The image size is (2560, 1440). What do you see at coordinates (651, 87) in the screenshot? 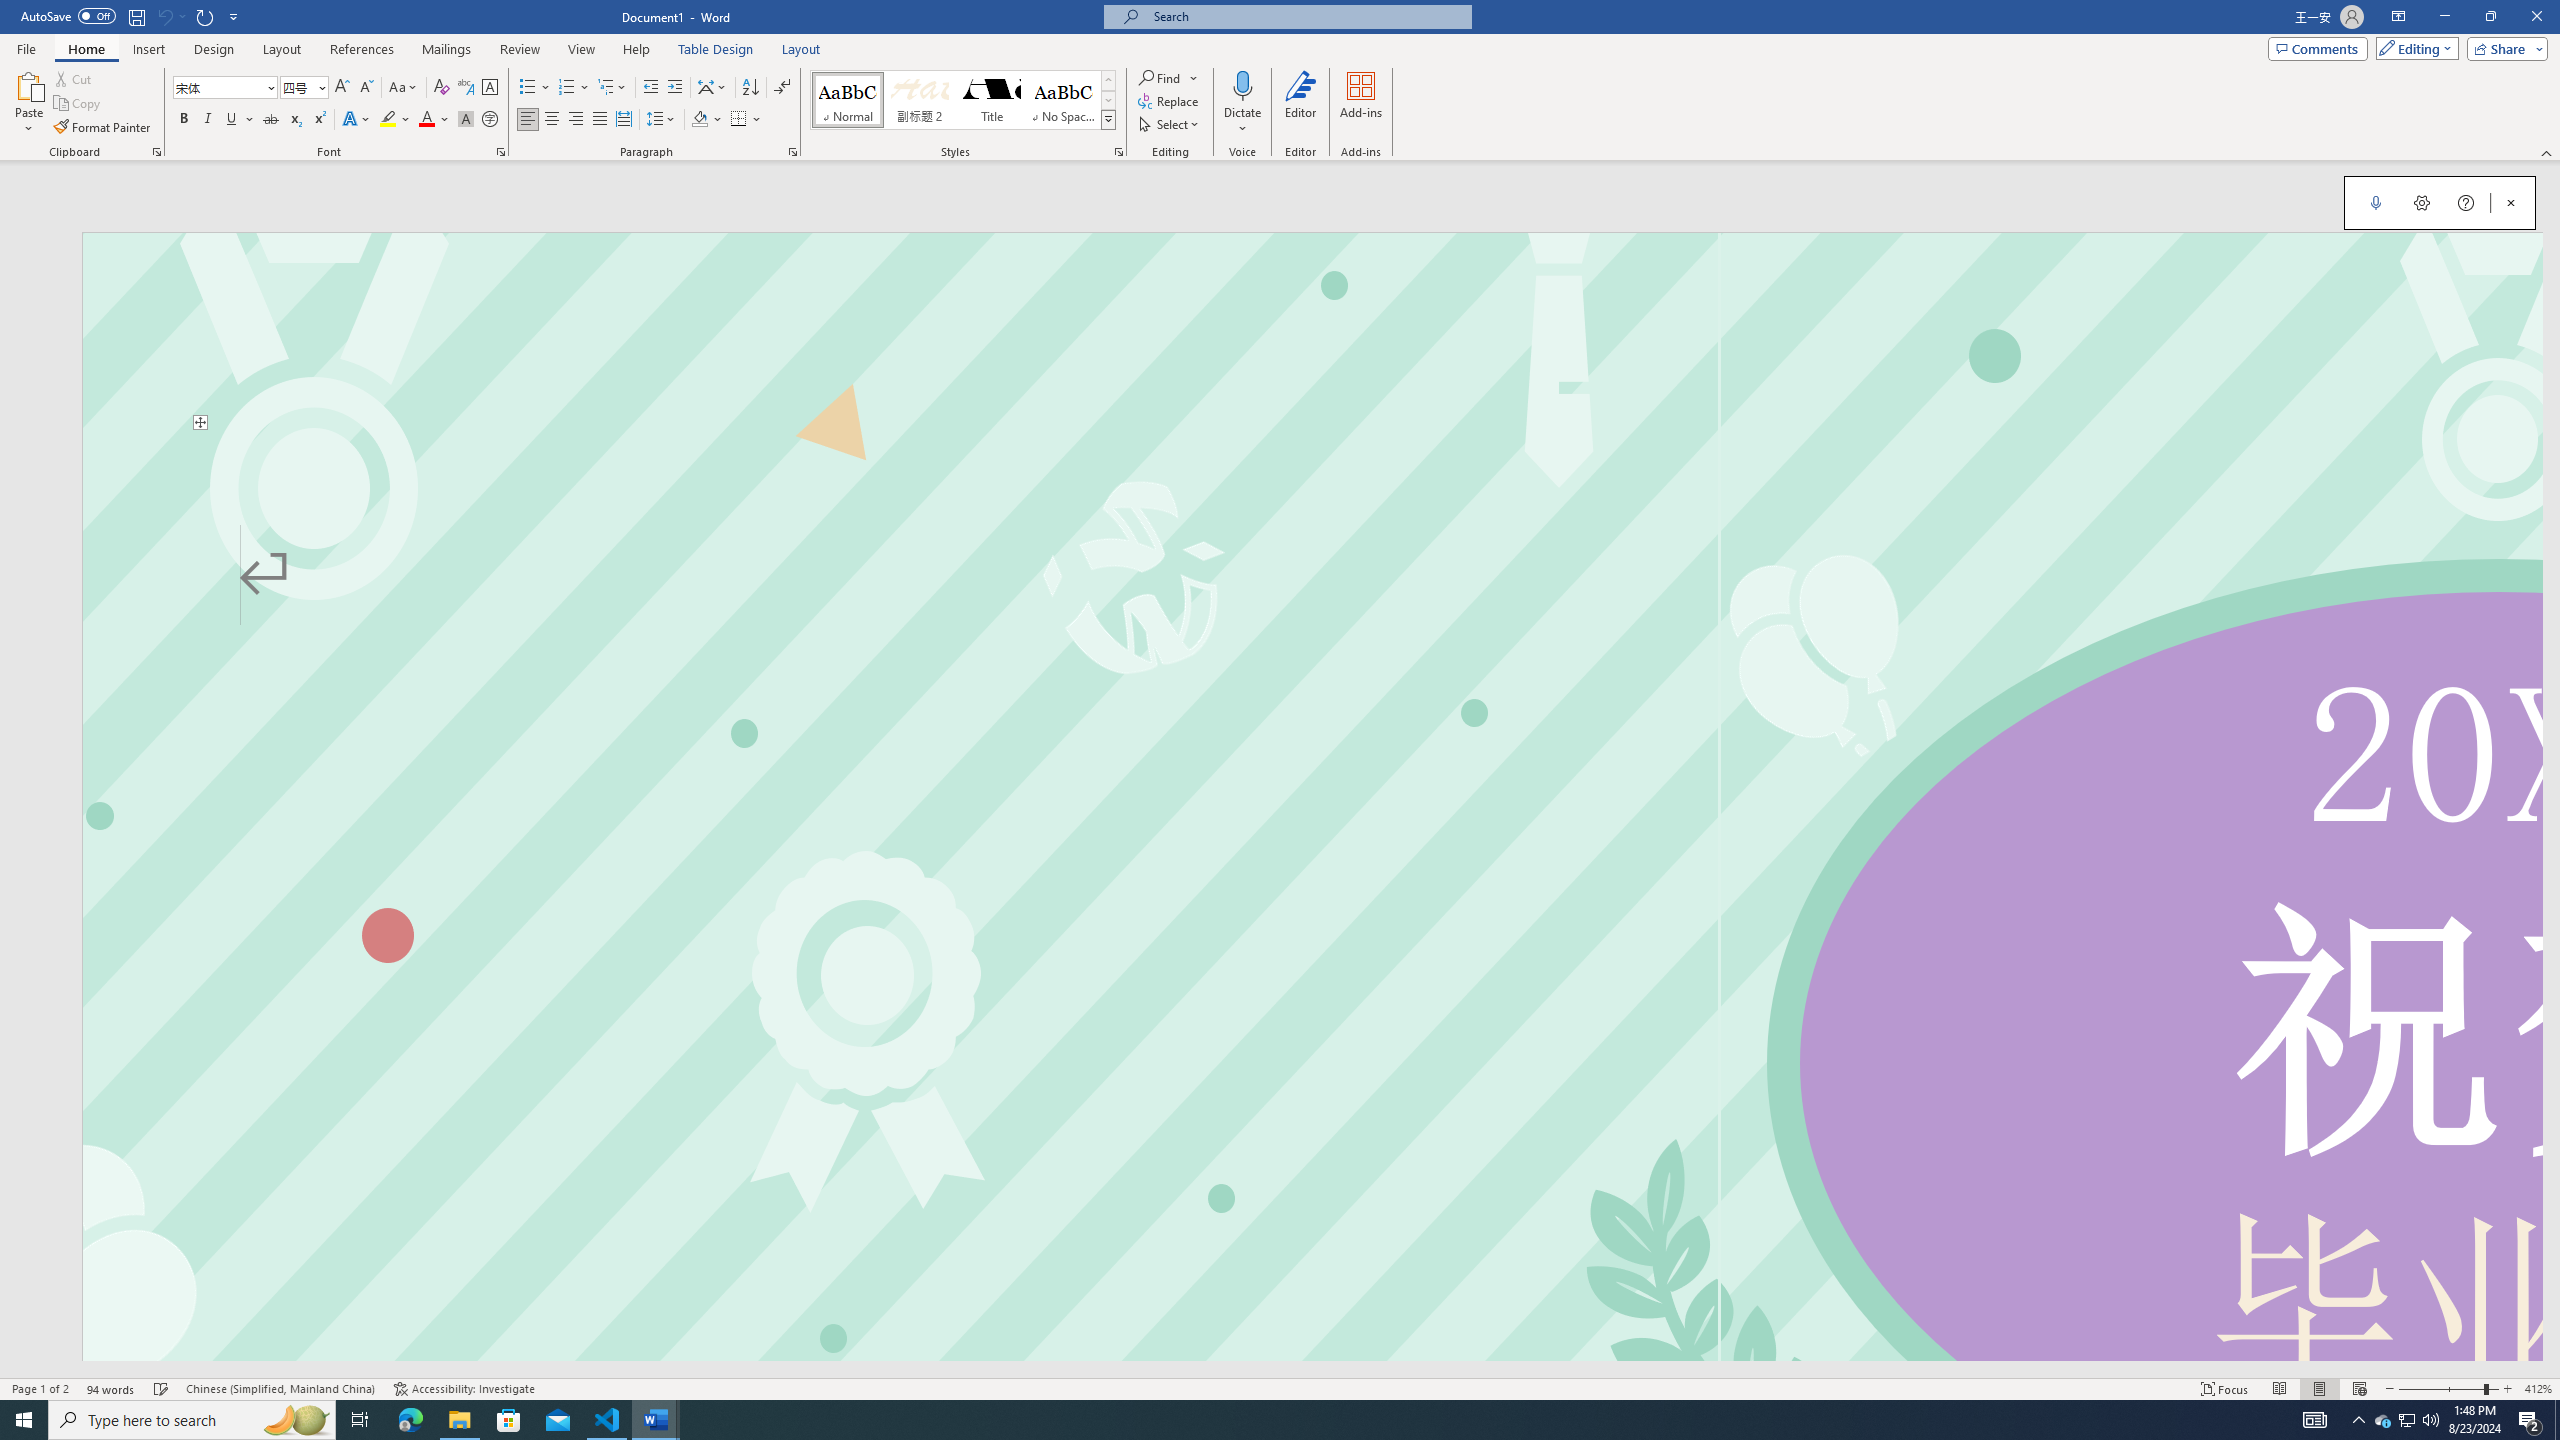
I see `'Decrease Indent'` at bounding box center [651, 87].